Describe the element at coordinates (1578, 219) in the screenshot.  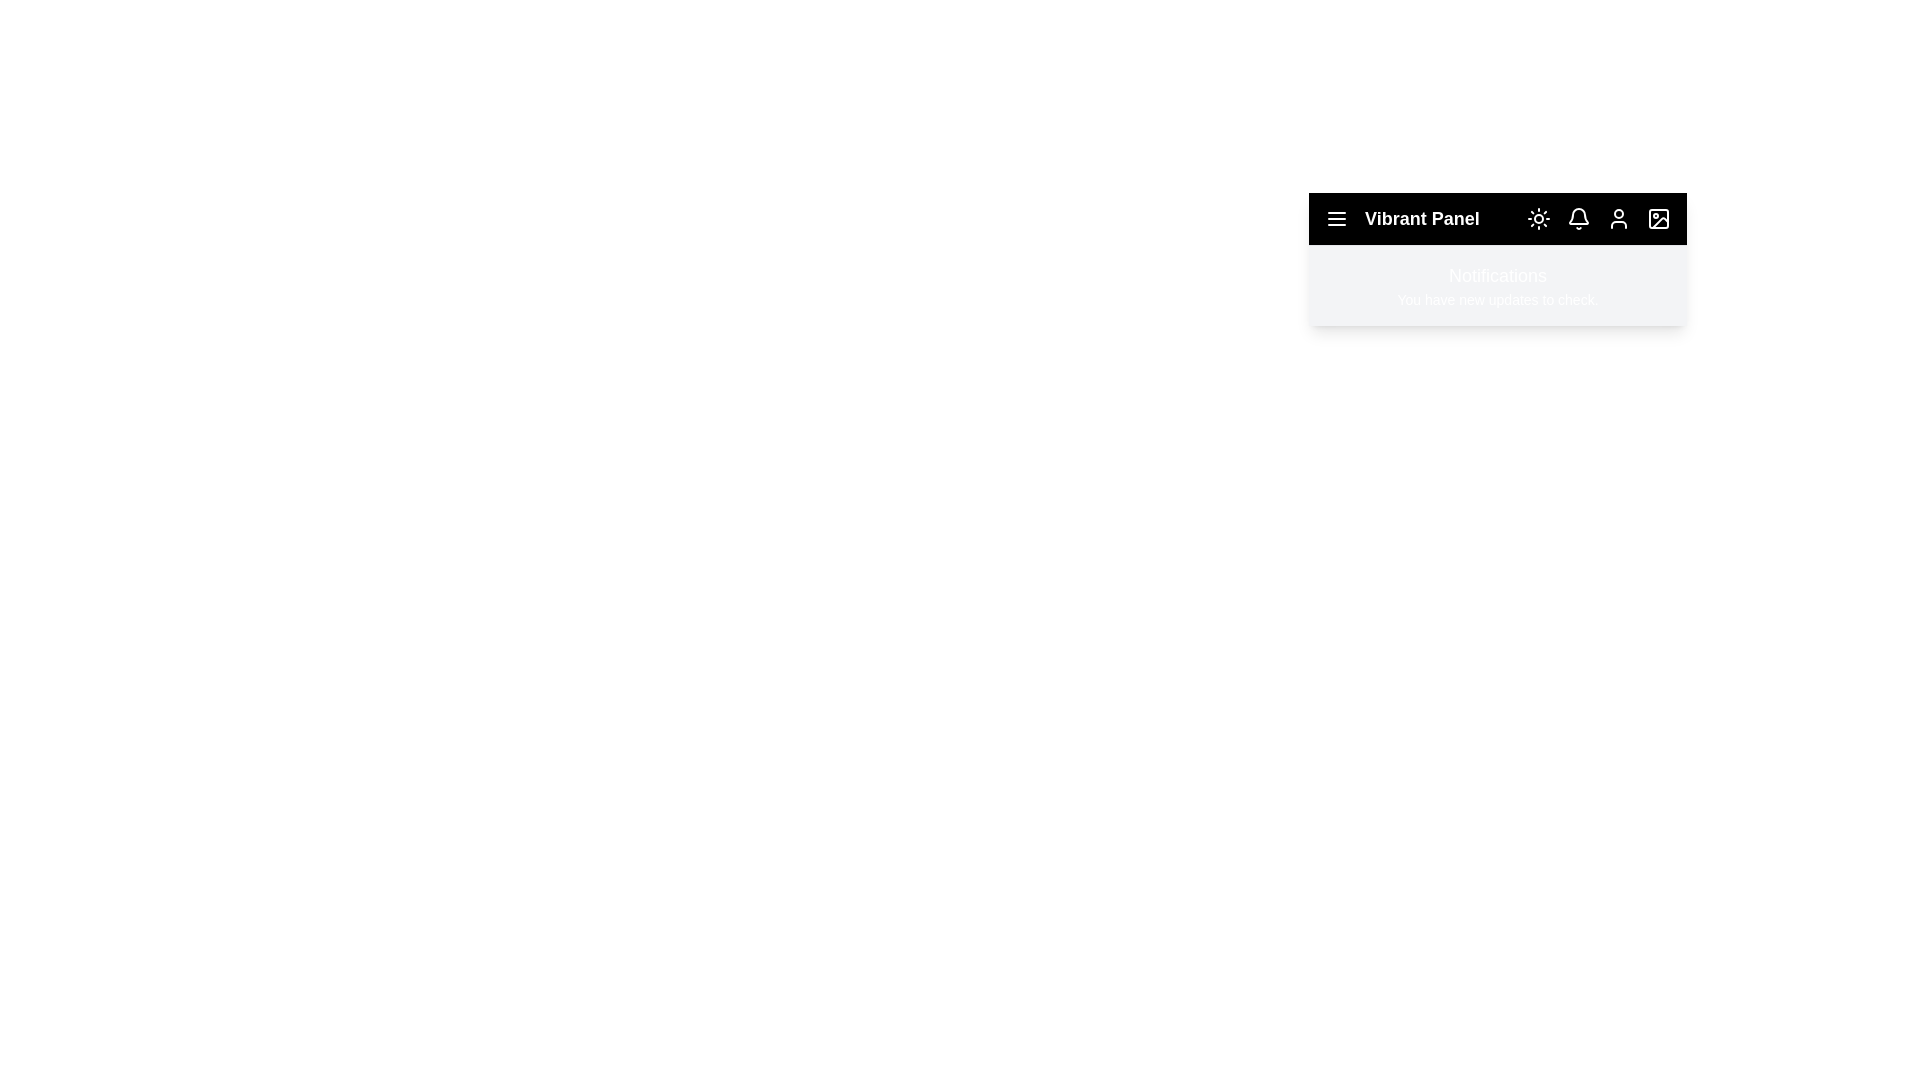
I see `the bell icon to toggle the notifications panel` at that location.